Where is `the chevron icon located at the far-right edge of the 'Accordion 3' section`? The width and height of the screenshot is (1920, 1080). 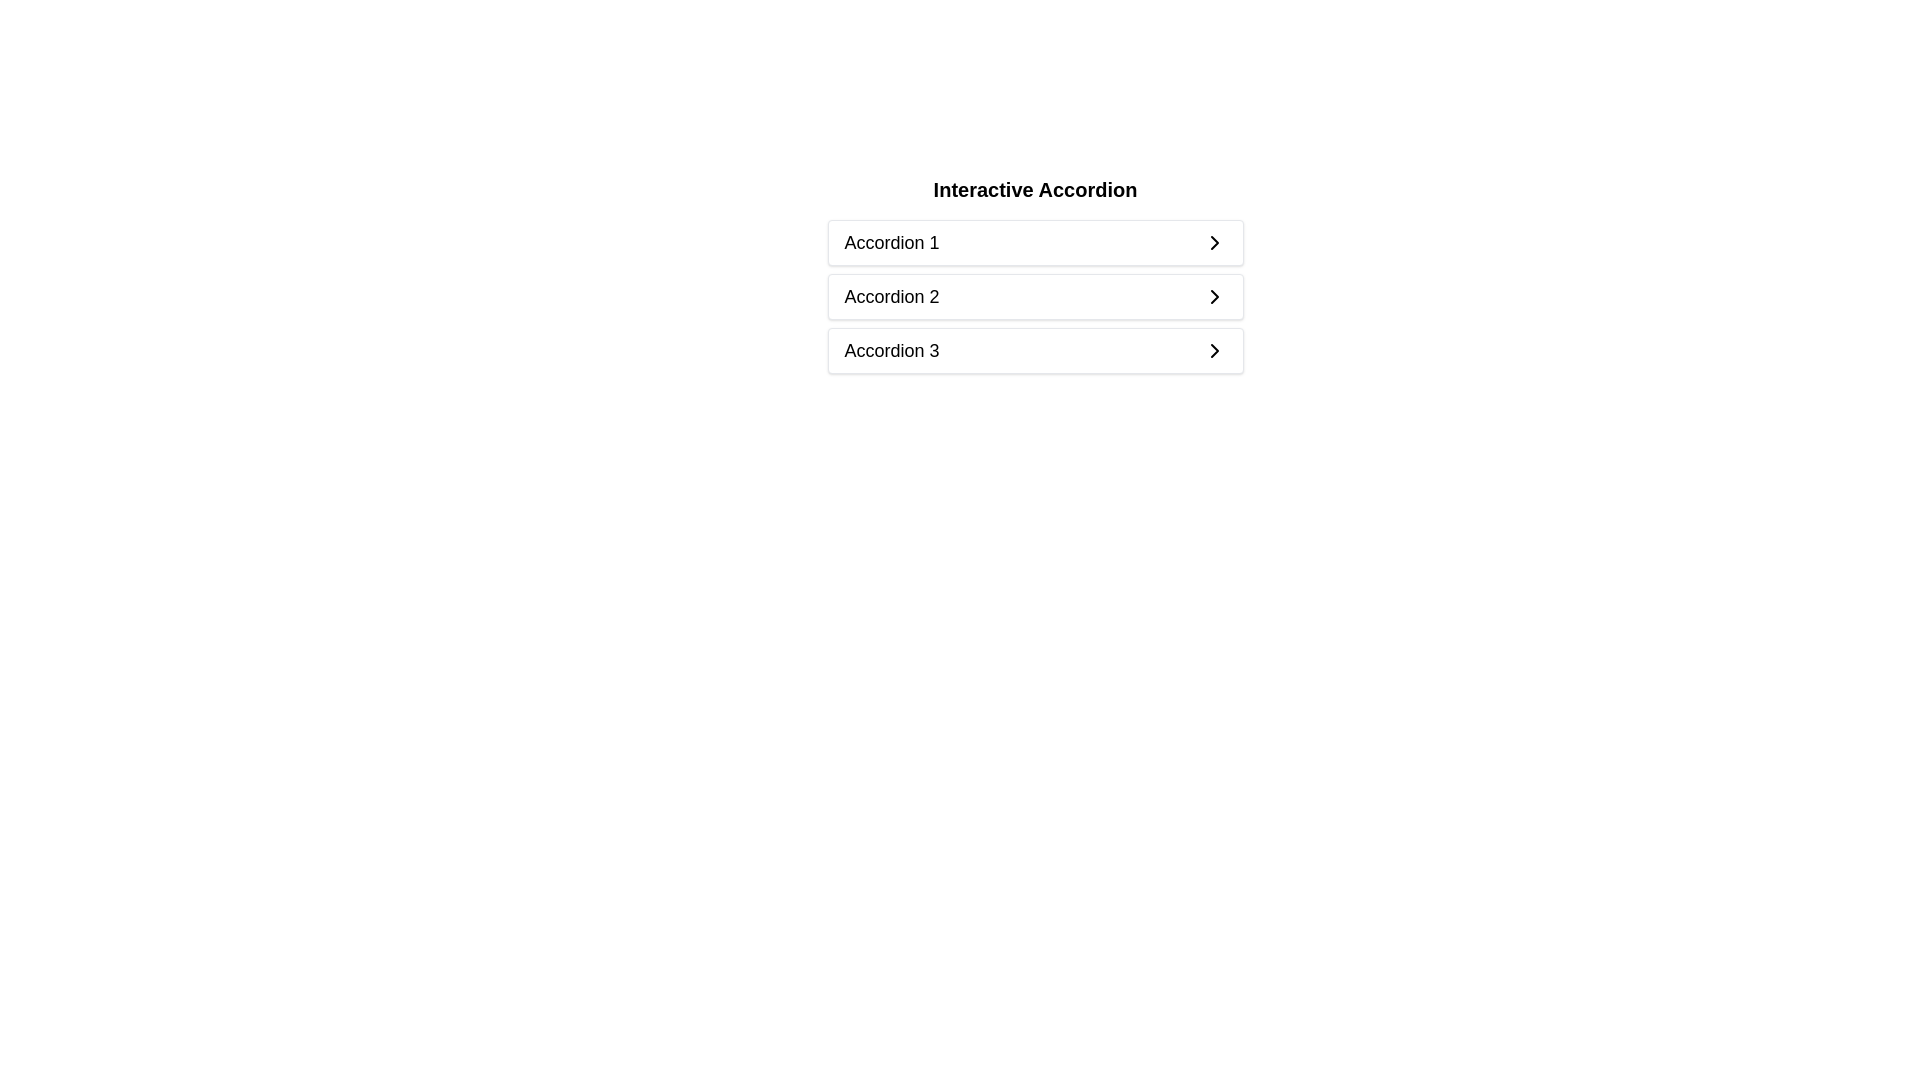 the chevron icon located at the far-right edge of the 'Accordion 3' section is located at coordinates (1213, 350).